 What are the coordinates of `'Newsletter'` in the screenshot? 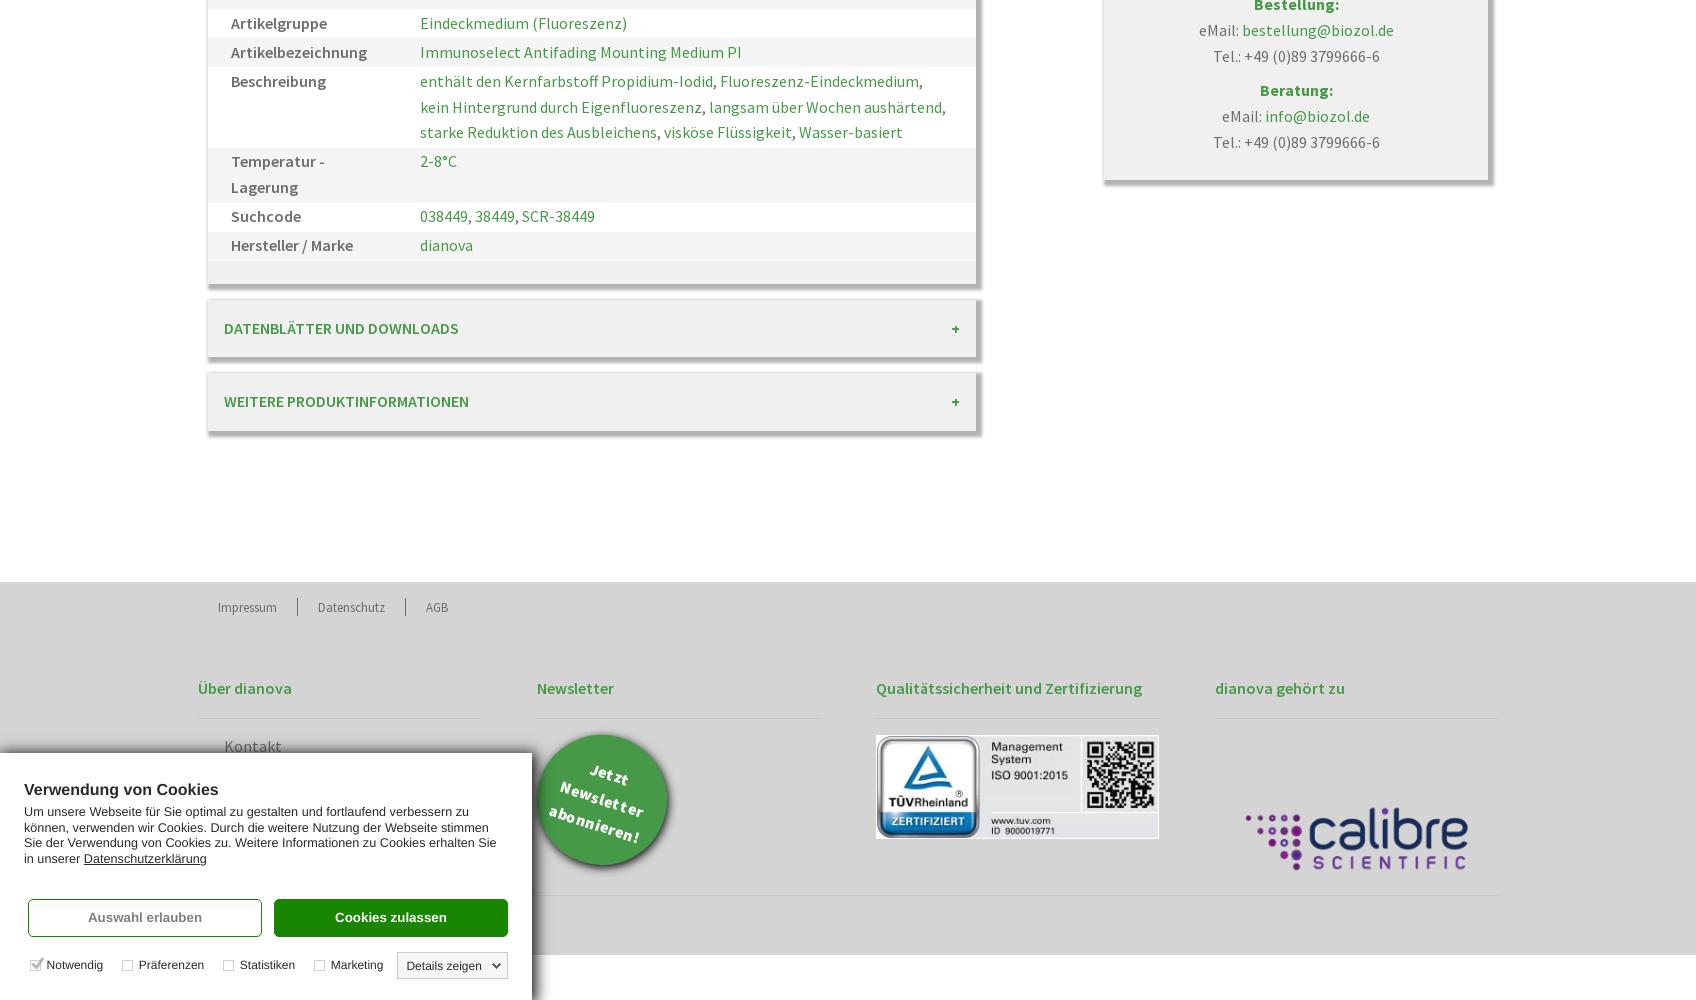 It's located at (575, 687).